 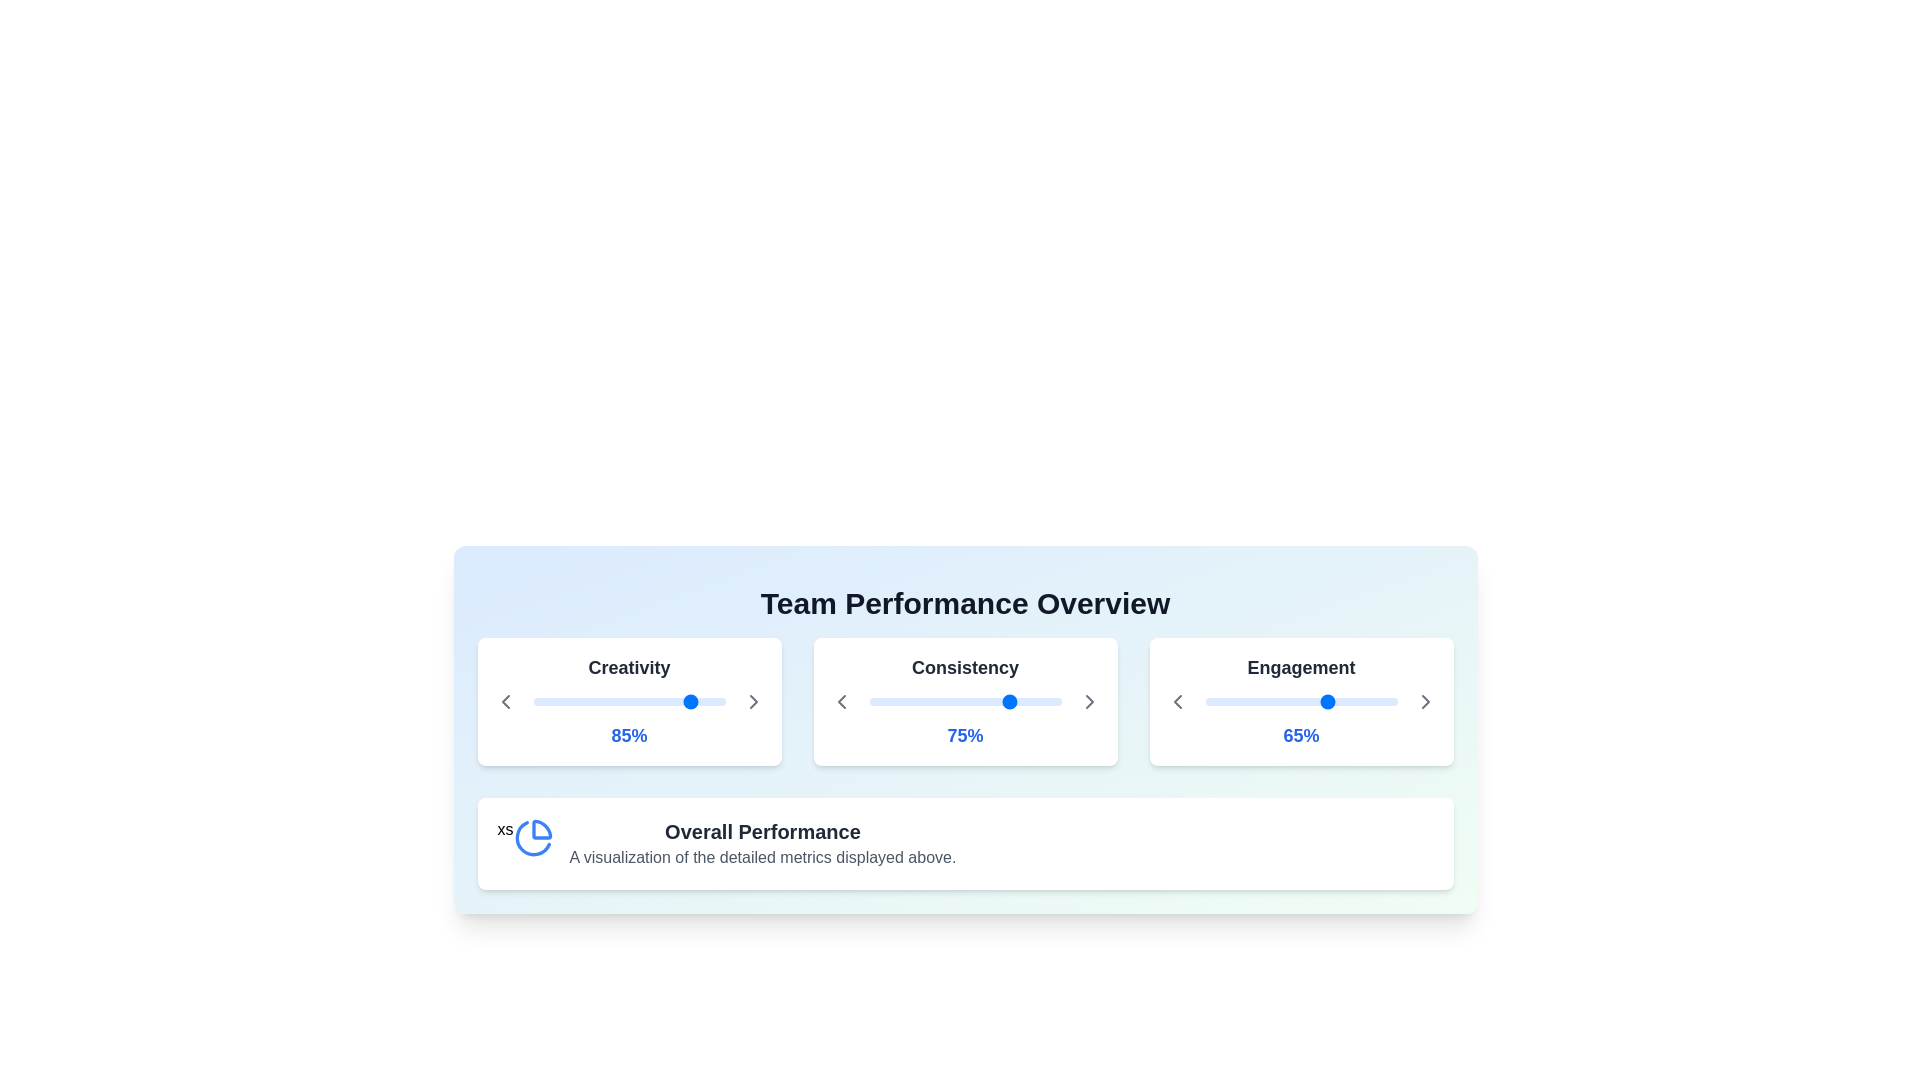 I want to click on engagement, so click(x=1210, y=701).